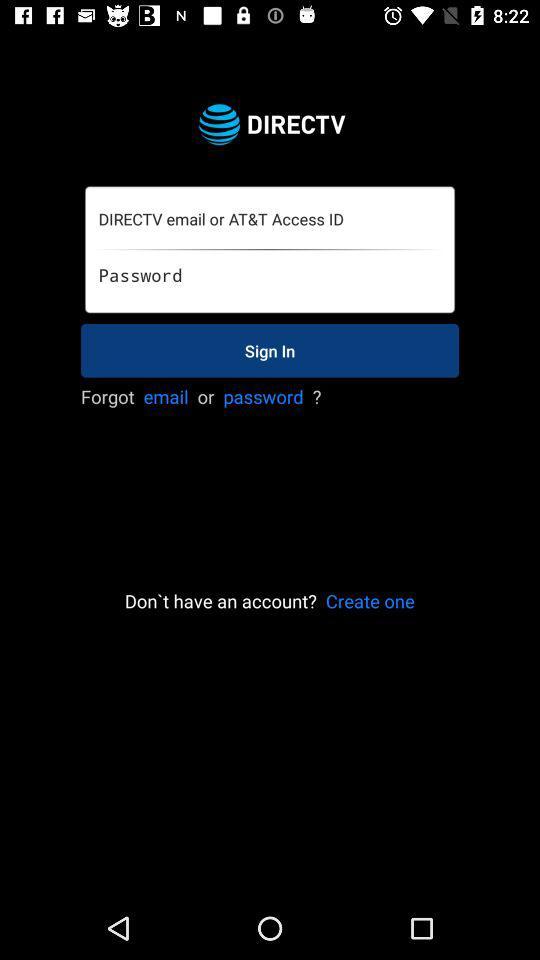 The height and width of the screenshot is (960, 540). What do you see at coordinates (269, 219) in the screenshot?
I see `login id` at bounding box center [269, 219].